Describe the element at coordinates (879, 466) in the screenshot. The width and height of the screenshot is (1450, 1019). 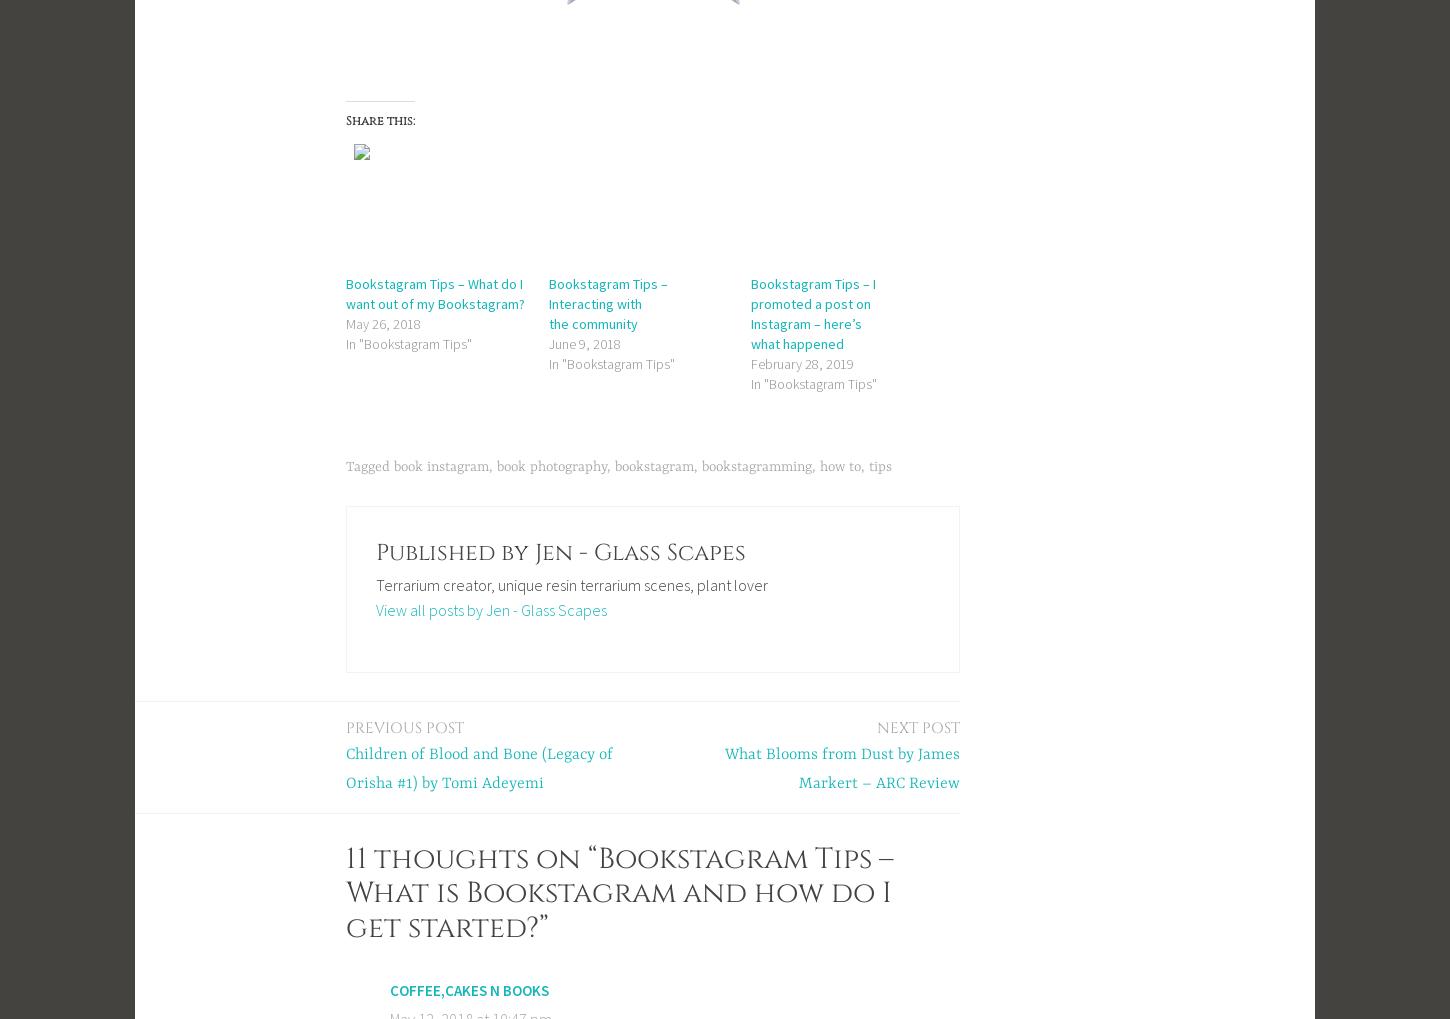
I see `'tips'` at that location.